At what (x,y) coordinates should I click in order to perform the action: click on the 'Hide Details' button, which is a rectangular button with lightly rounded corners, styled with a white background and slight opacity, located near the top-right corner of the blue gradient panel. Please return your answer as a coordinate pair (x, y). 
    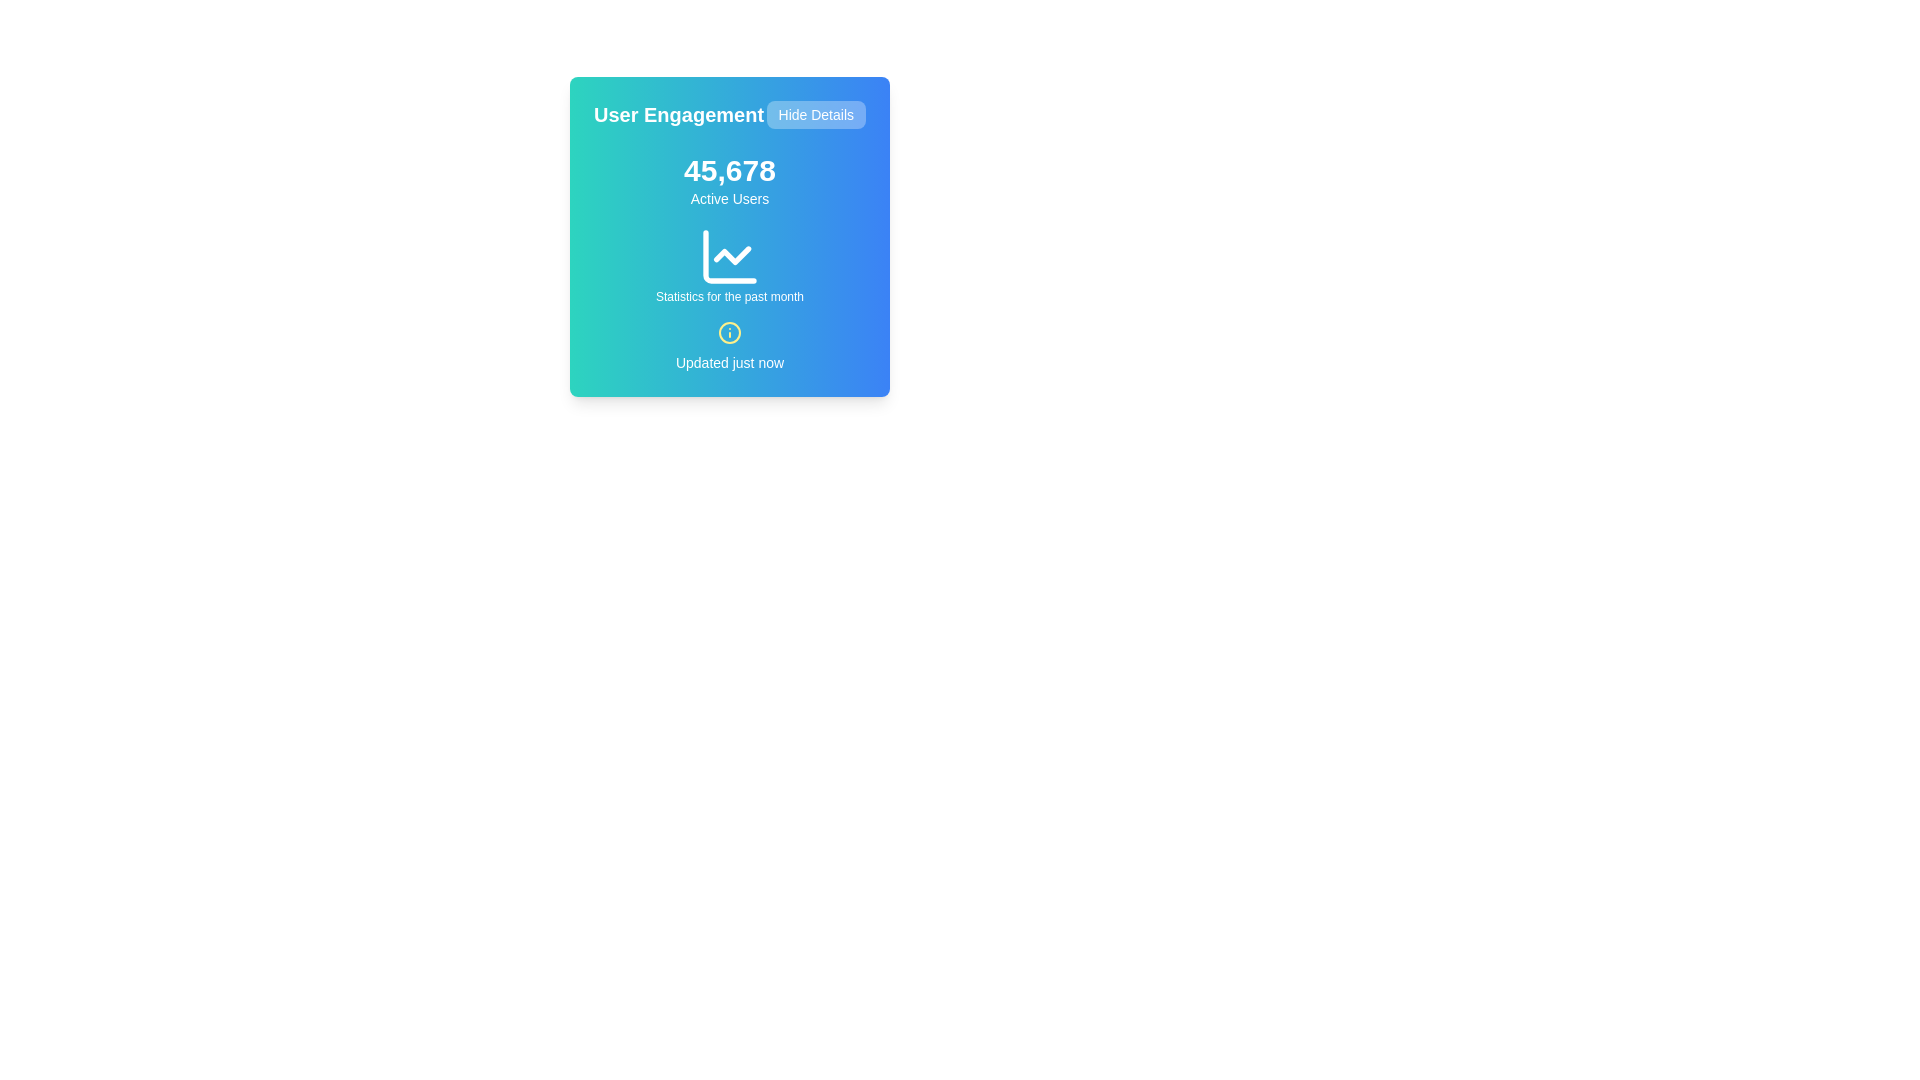
    Looking at the image, I should click on (816, 115).